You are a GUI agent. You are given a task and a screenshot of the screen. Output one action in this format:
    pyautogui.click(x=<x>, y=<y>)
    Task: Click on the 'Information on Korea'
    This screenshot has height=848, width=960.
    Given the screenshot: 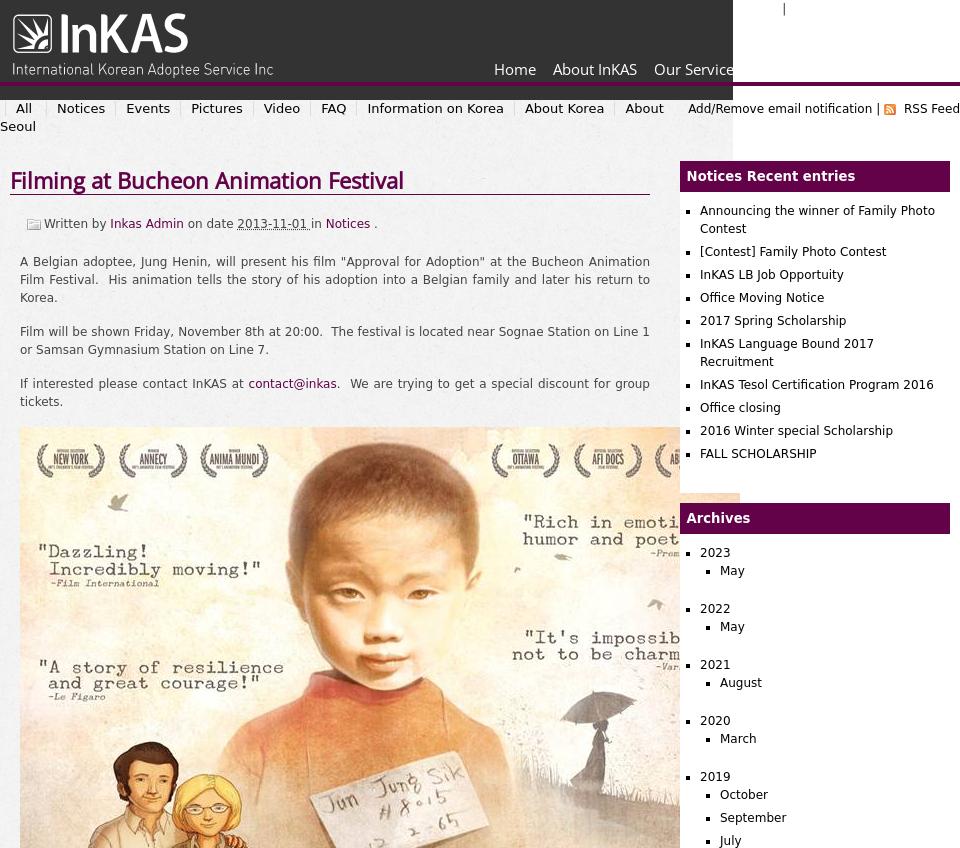 What is the action you would take?
    pyautogui.click(x=434, y=107)
    